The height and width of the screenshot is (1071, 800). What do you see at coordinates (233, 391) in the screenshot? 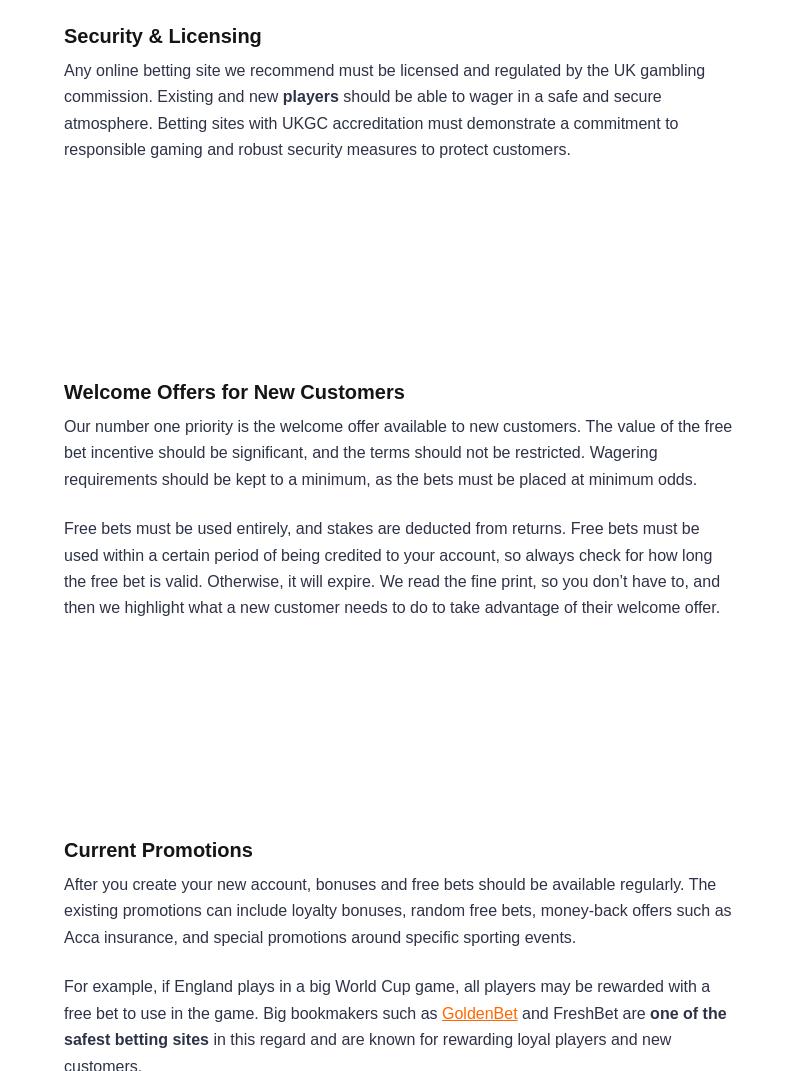
I see `'Welcome Offers for New Customers'` at bounding box center [233, 391].